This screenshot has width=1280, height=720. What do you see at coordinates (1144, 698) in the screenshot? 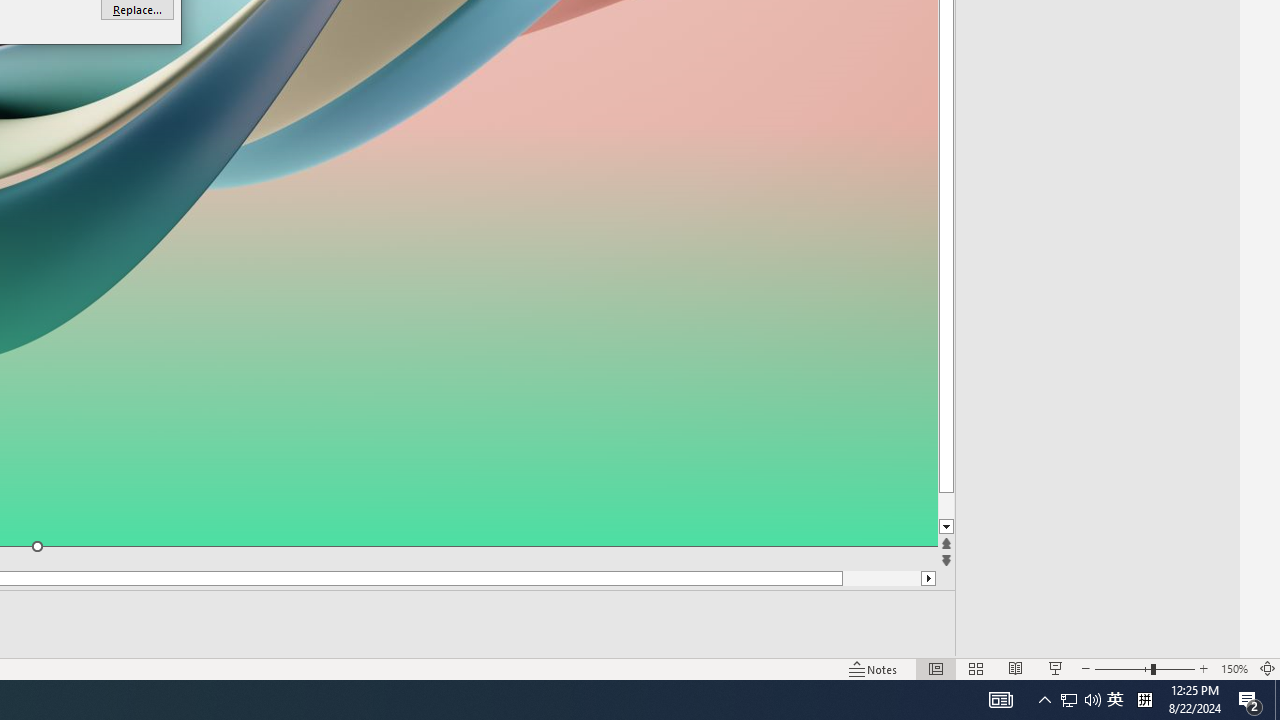
I see `'Tray Input Indicator - Chinese (Simplified, China)'` at bounding box center [1144, 698].